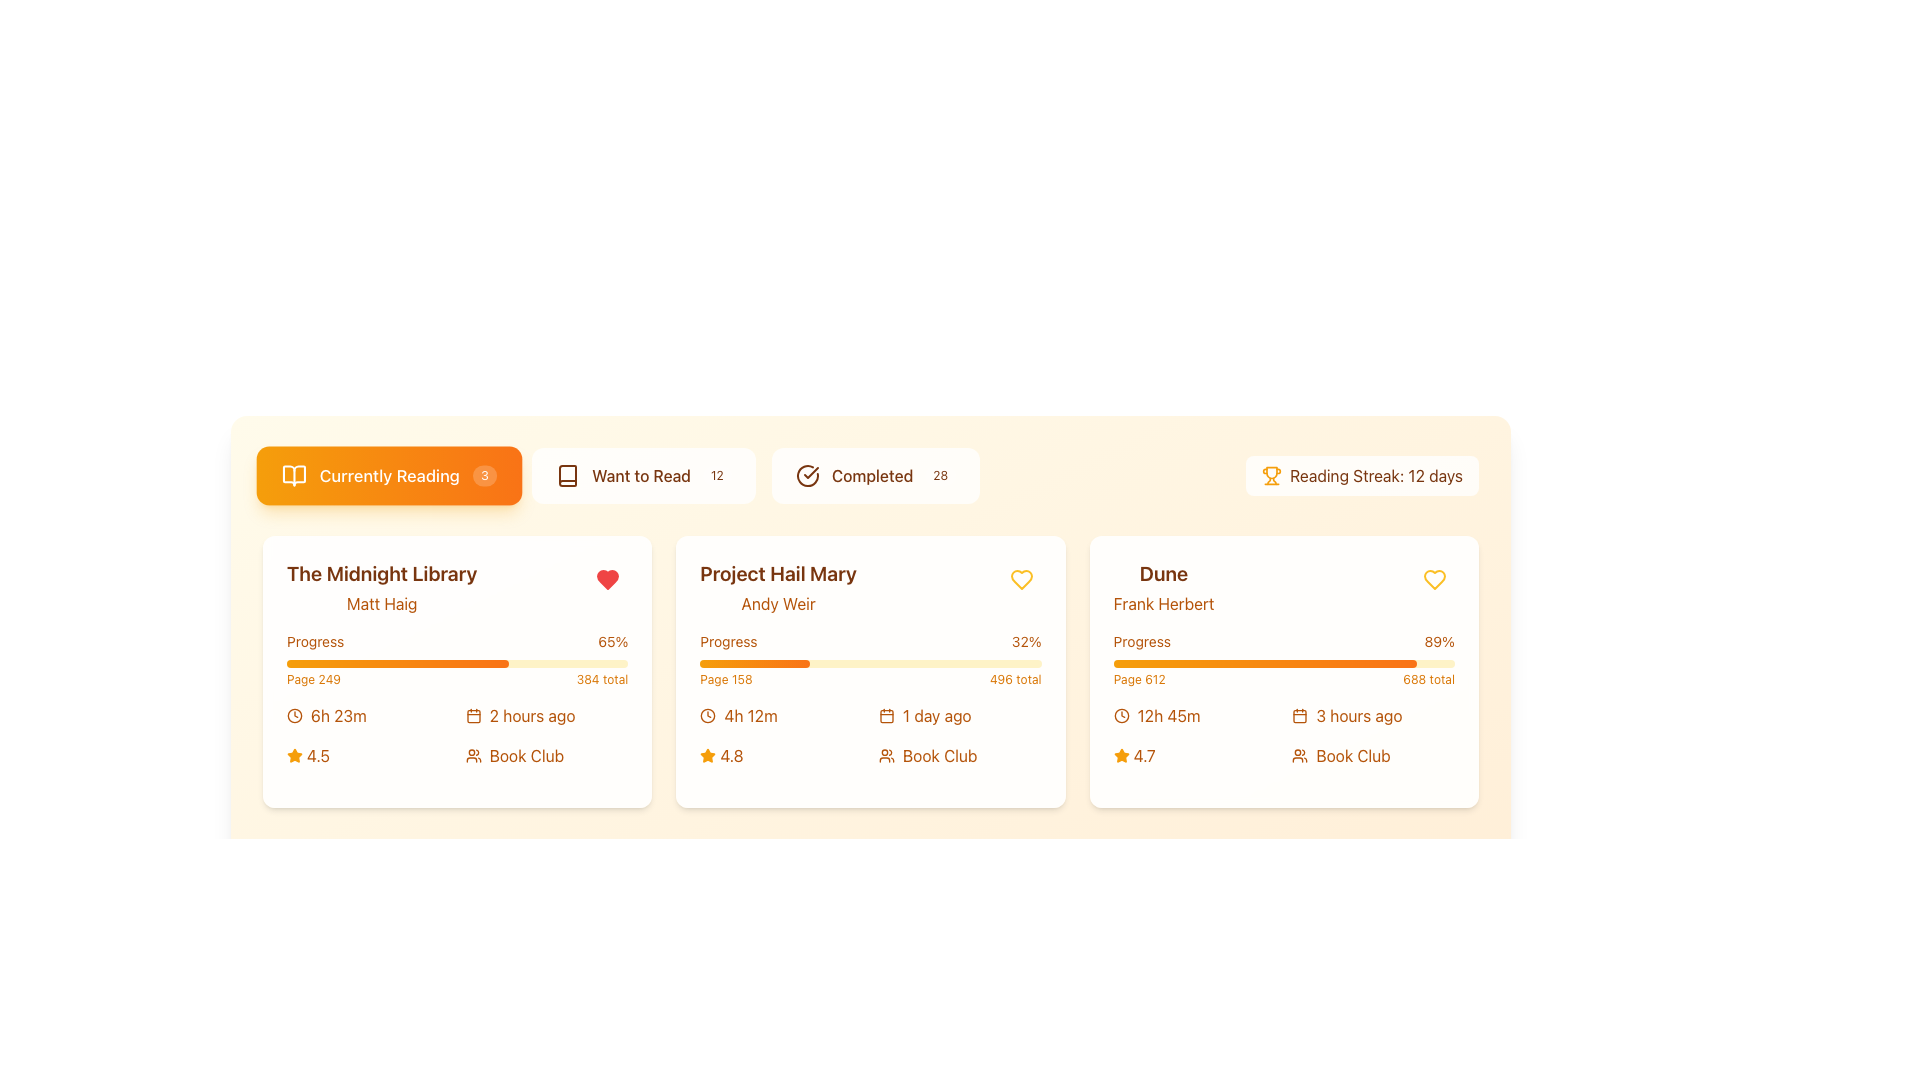 The image size is (1920, 1080). Describe the element at coordinates (1284, 659) in the screenshot. I see `the progress bar that shows 89% completion of reading` at that location.